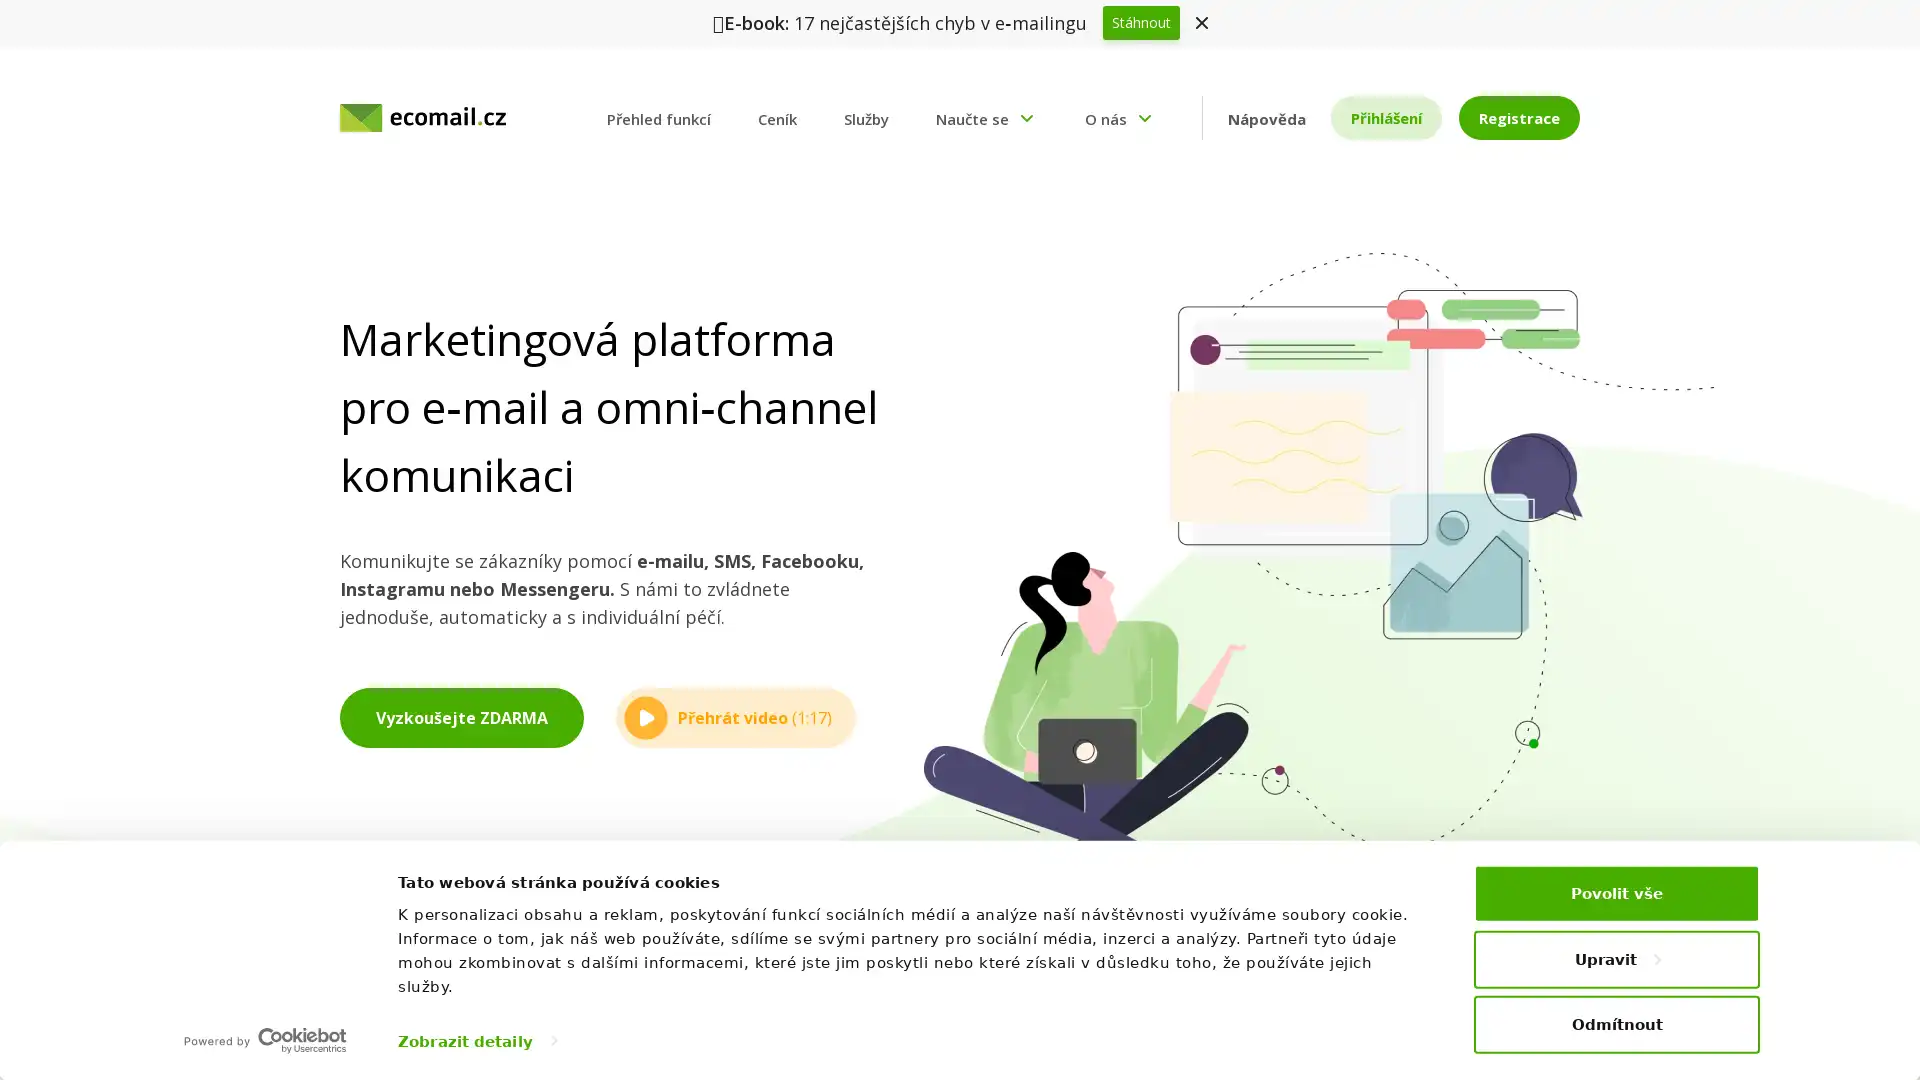  I want to click on Prihlaseni, so click(1384, 118).